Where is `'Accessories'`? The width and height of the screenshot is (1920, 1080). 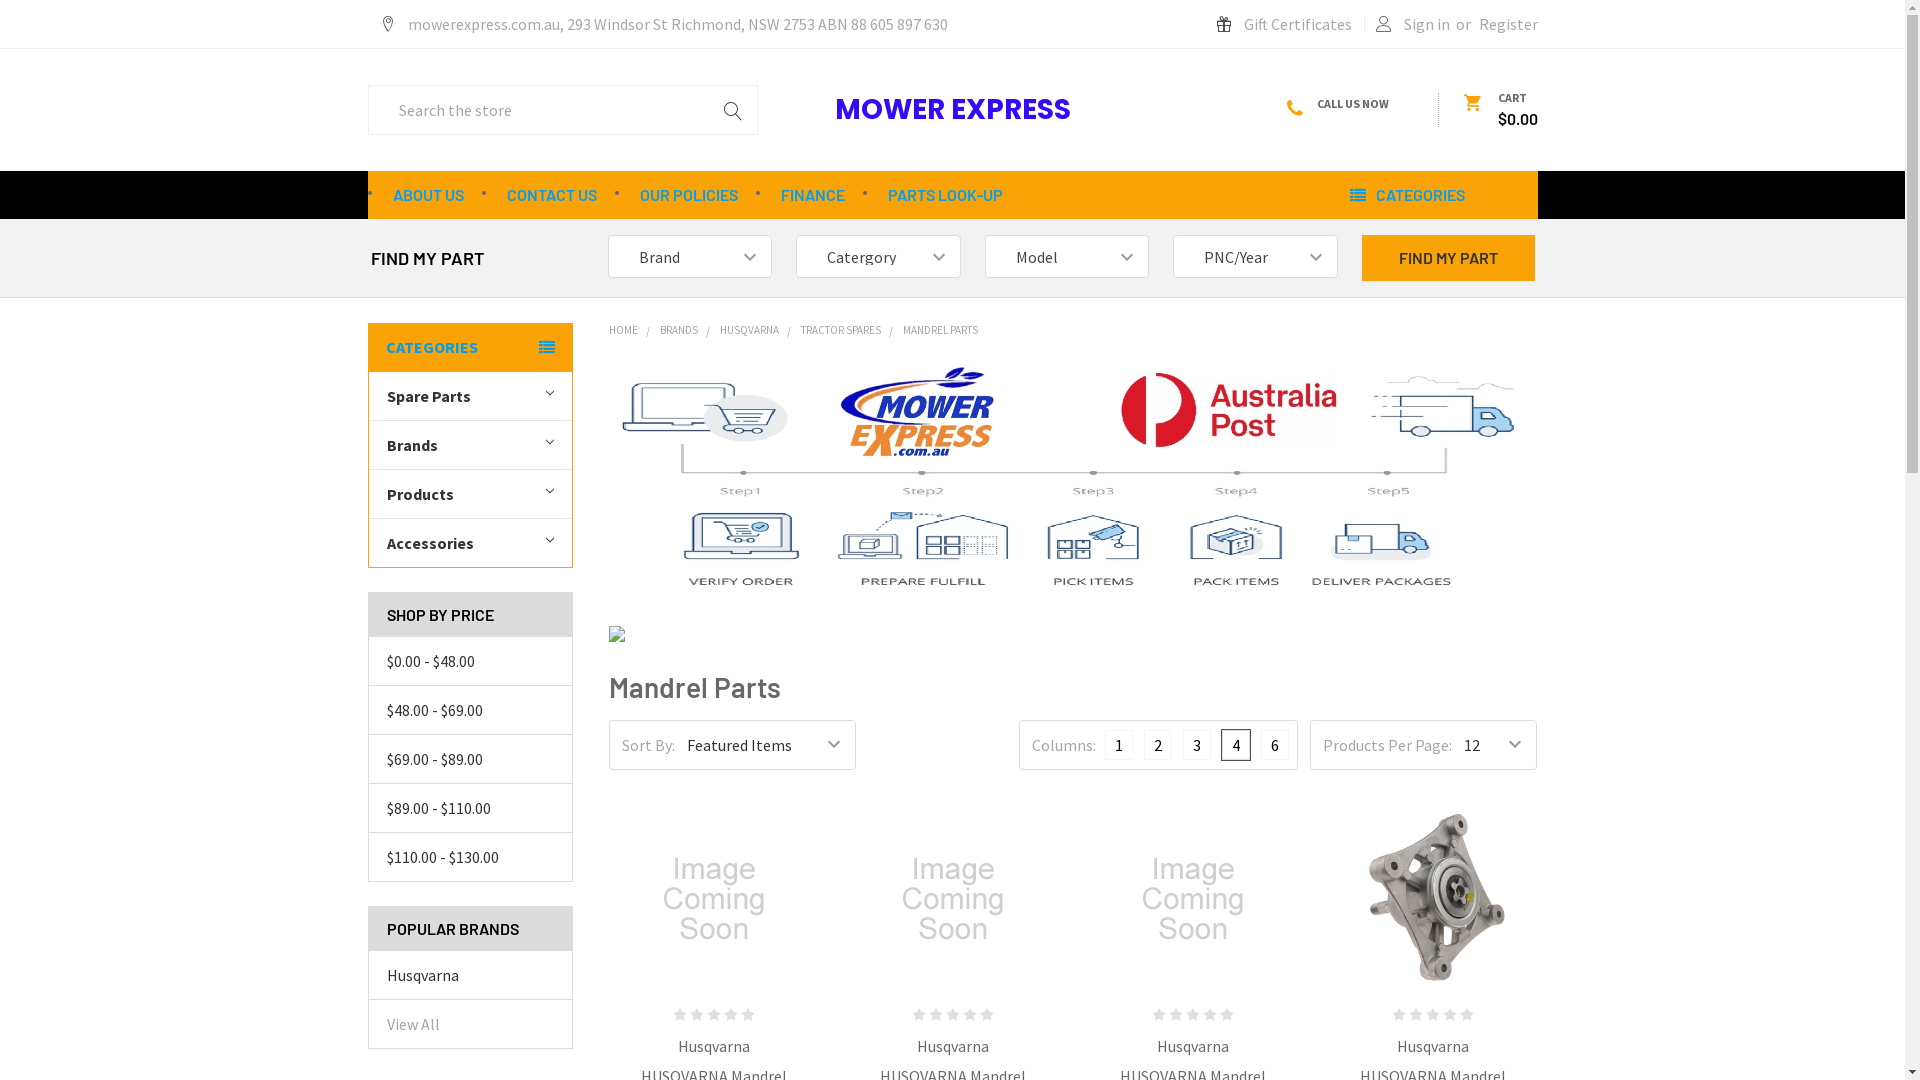 'Accessories' is located at coordinates (368, 542).